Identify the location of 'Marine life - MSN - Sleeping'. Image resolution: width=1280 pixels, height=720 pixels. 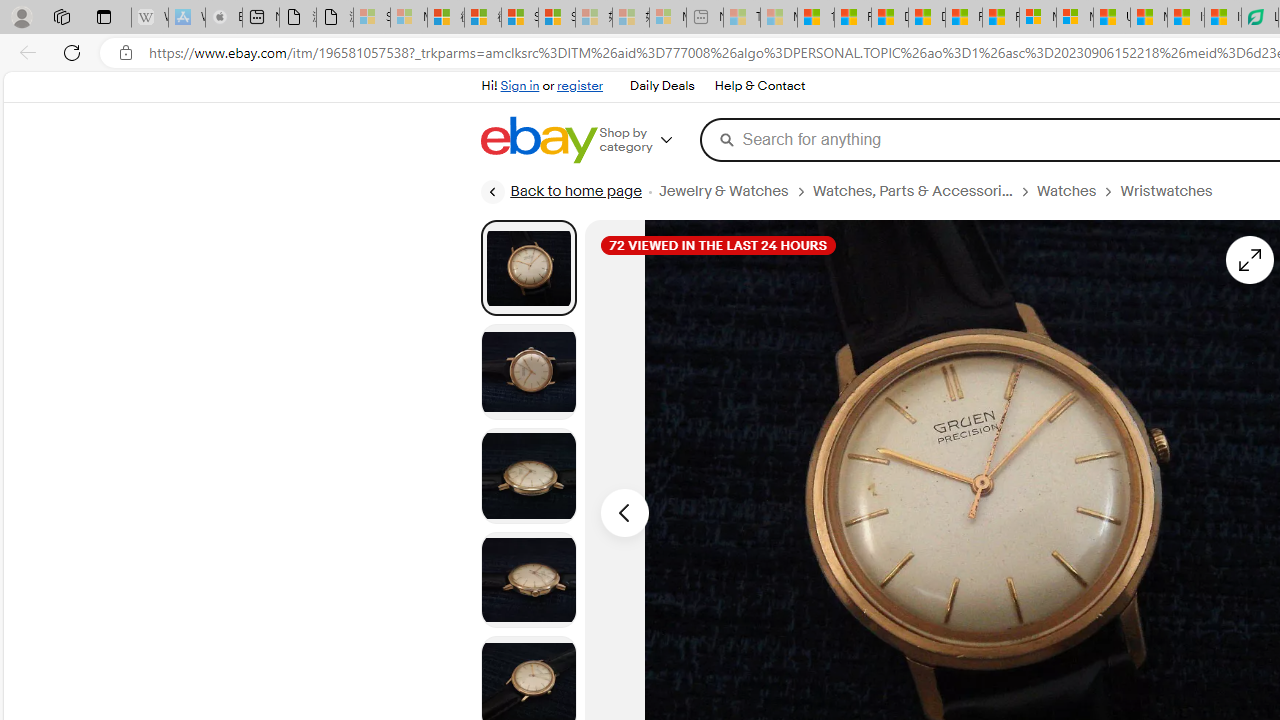
(778, 17).